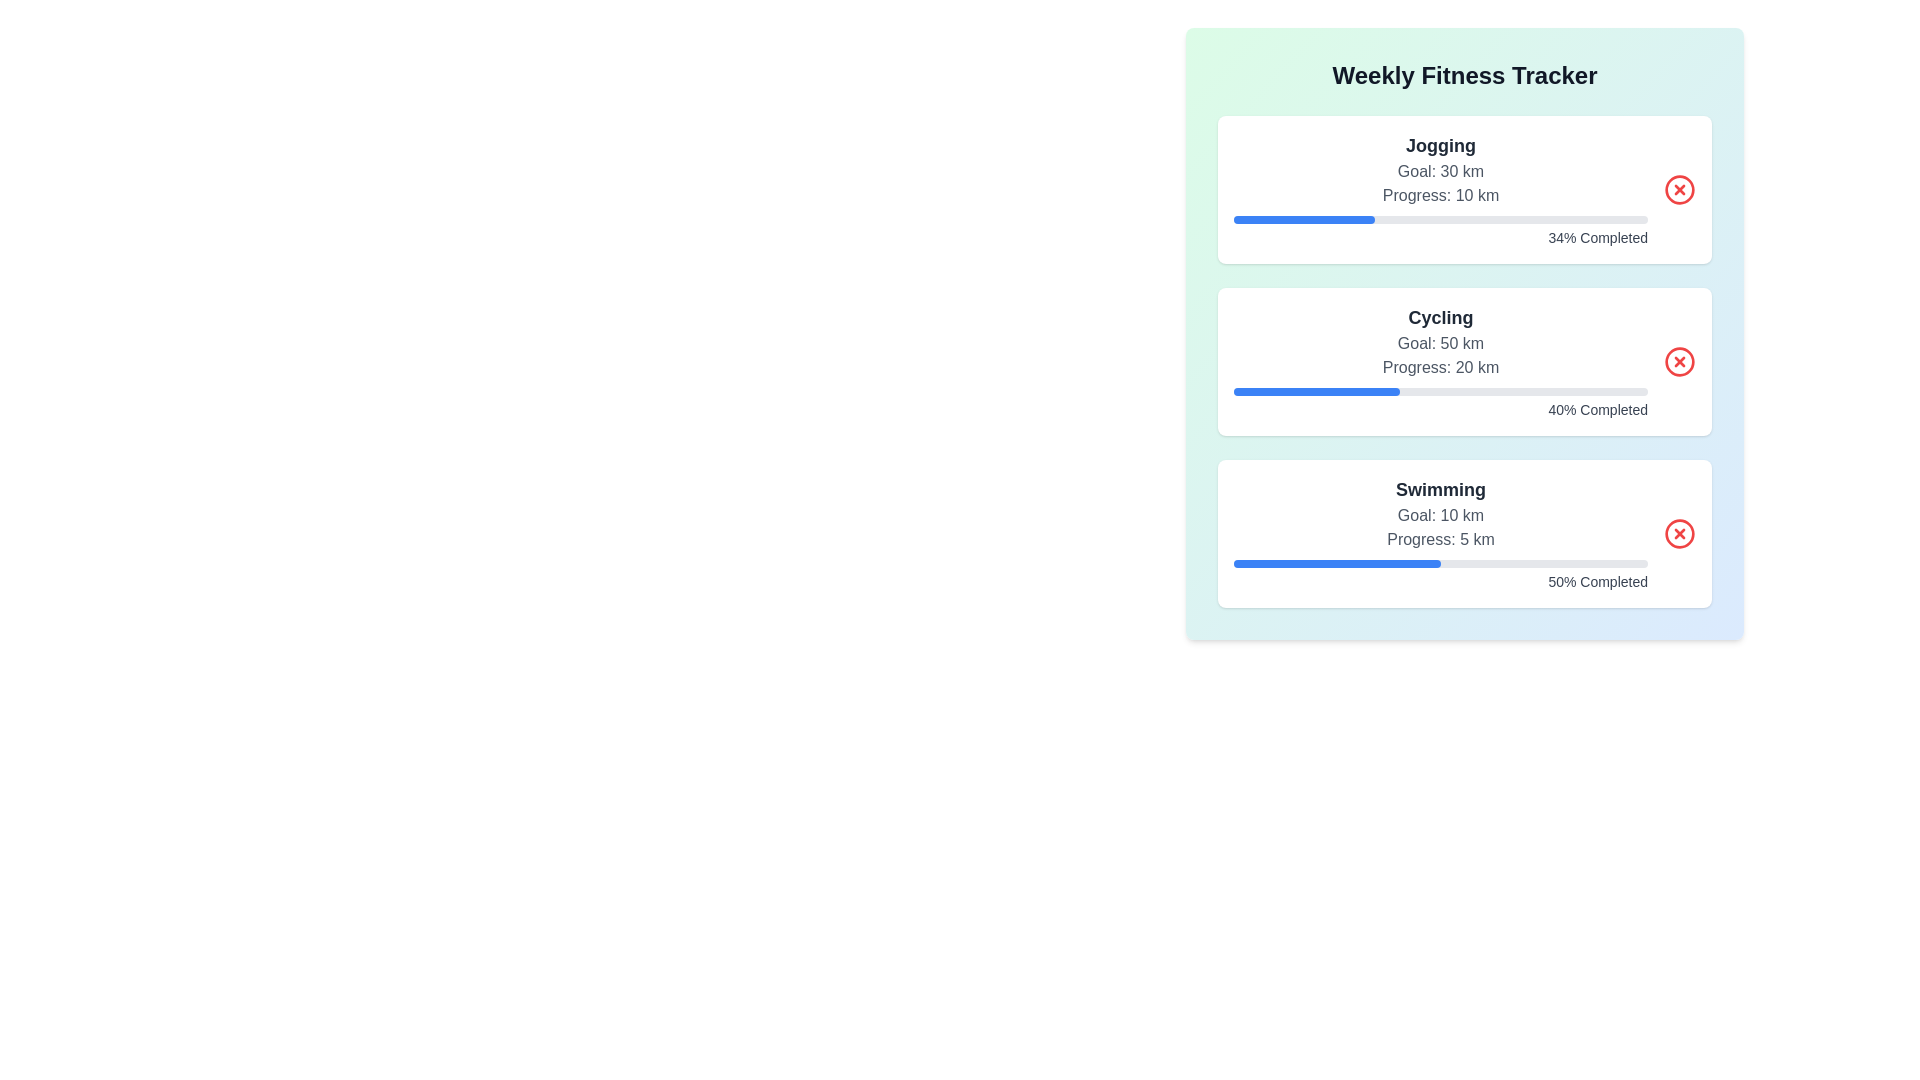  What do you see at coordinates (1316, 392) in the screenshot?
I see `the filled portion of the progress bar indicating 40% completion for the 'Cycling' activity` at bounding box center [1316, 392].